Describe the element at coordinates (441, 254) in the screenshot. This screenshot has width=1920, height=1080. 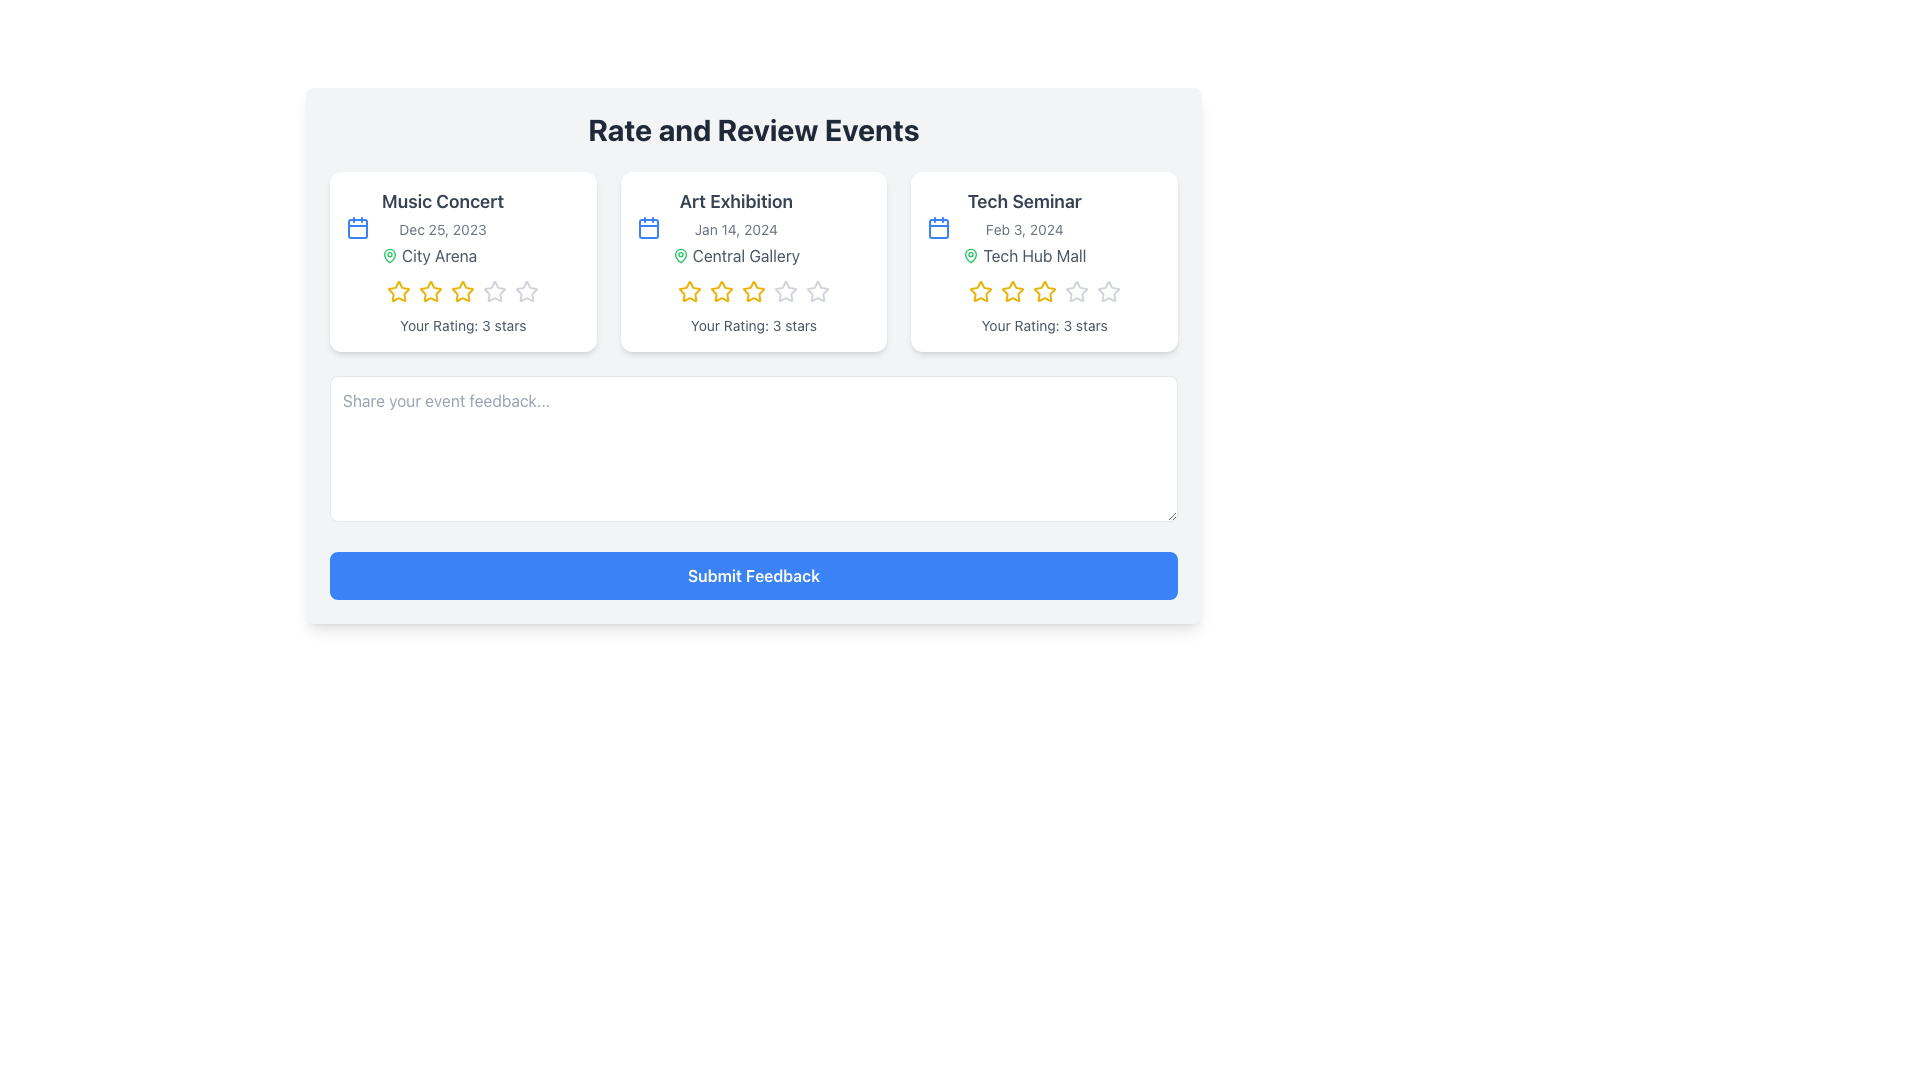
I see `venue name 'City Arena' displayed in the leftmost card labeled 'Music Concert' below the date 'Dec 25, 2023' and above the star rating icons` at that location.